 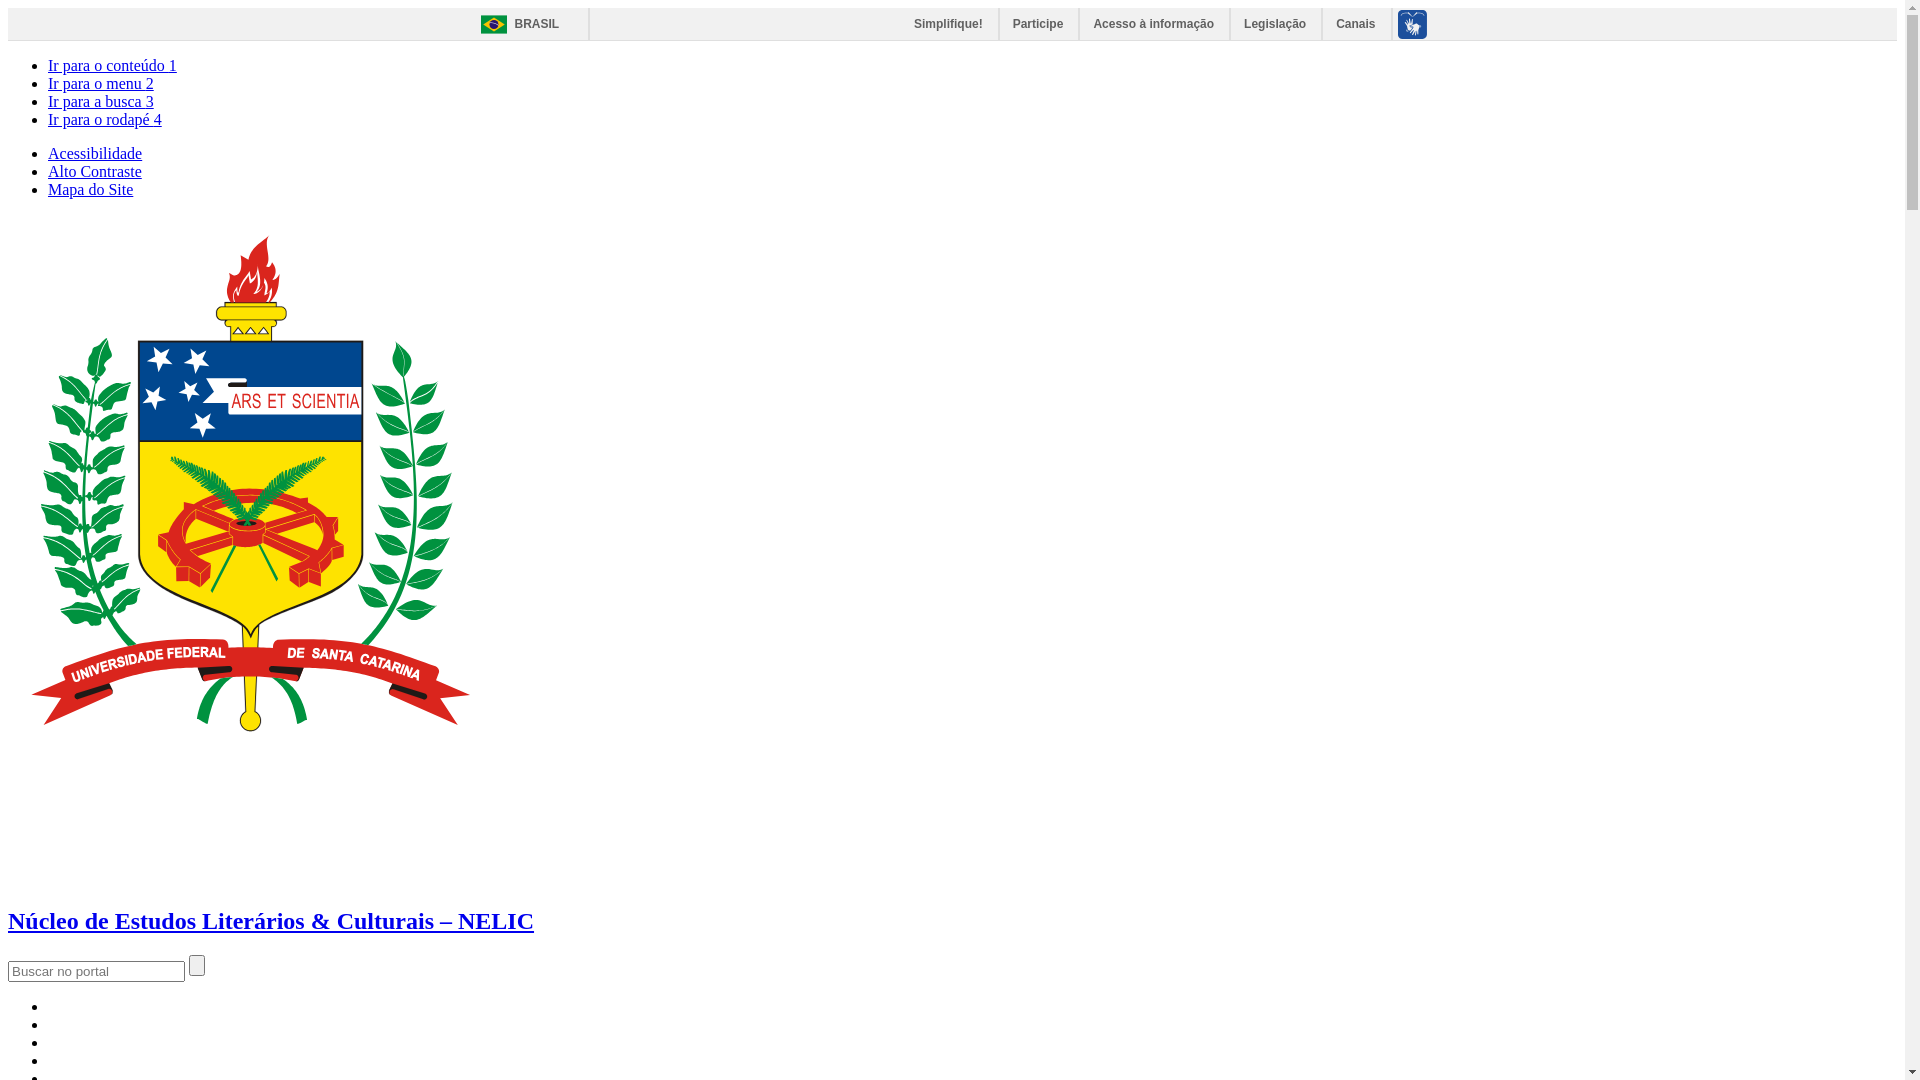 What do you see at coordinates (948, 23) in the screenshot?
I see `'Simplifique!'` at bounding box center [948, 23].